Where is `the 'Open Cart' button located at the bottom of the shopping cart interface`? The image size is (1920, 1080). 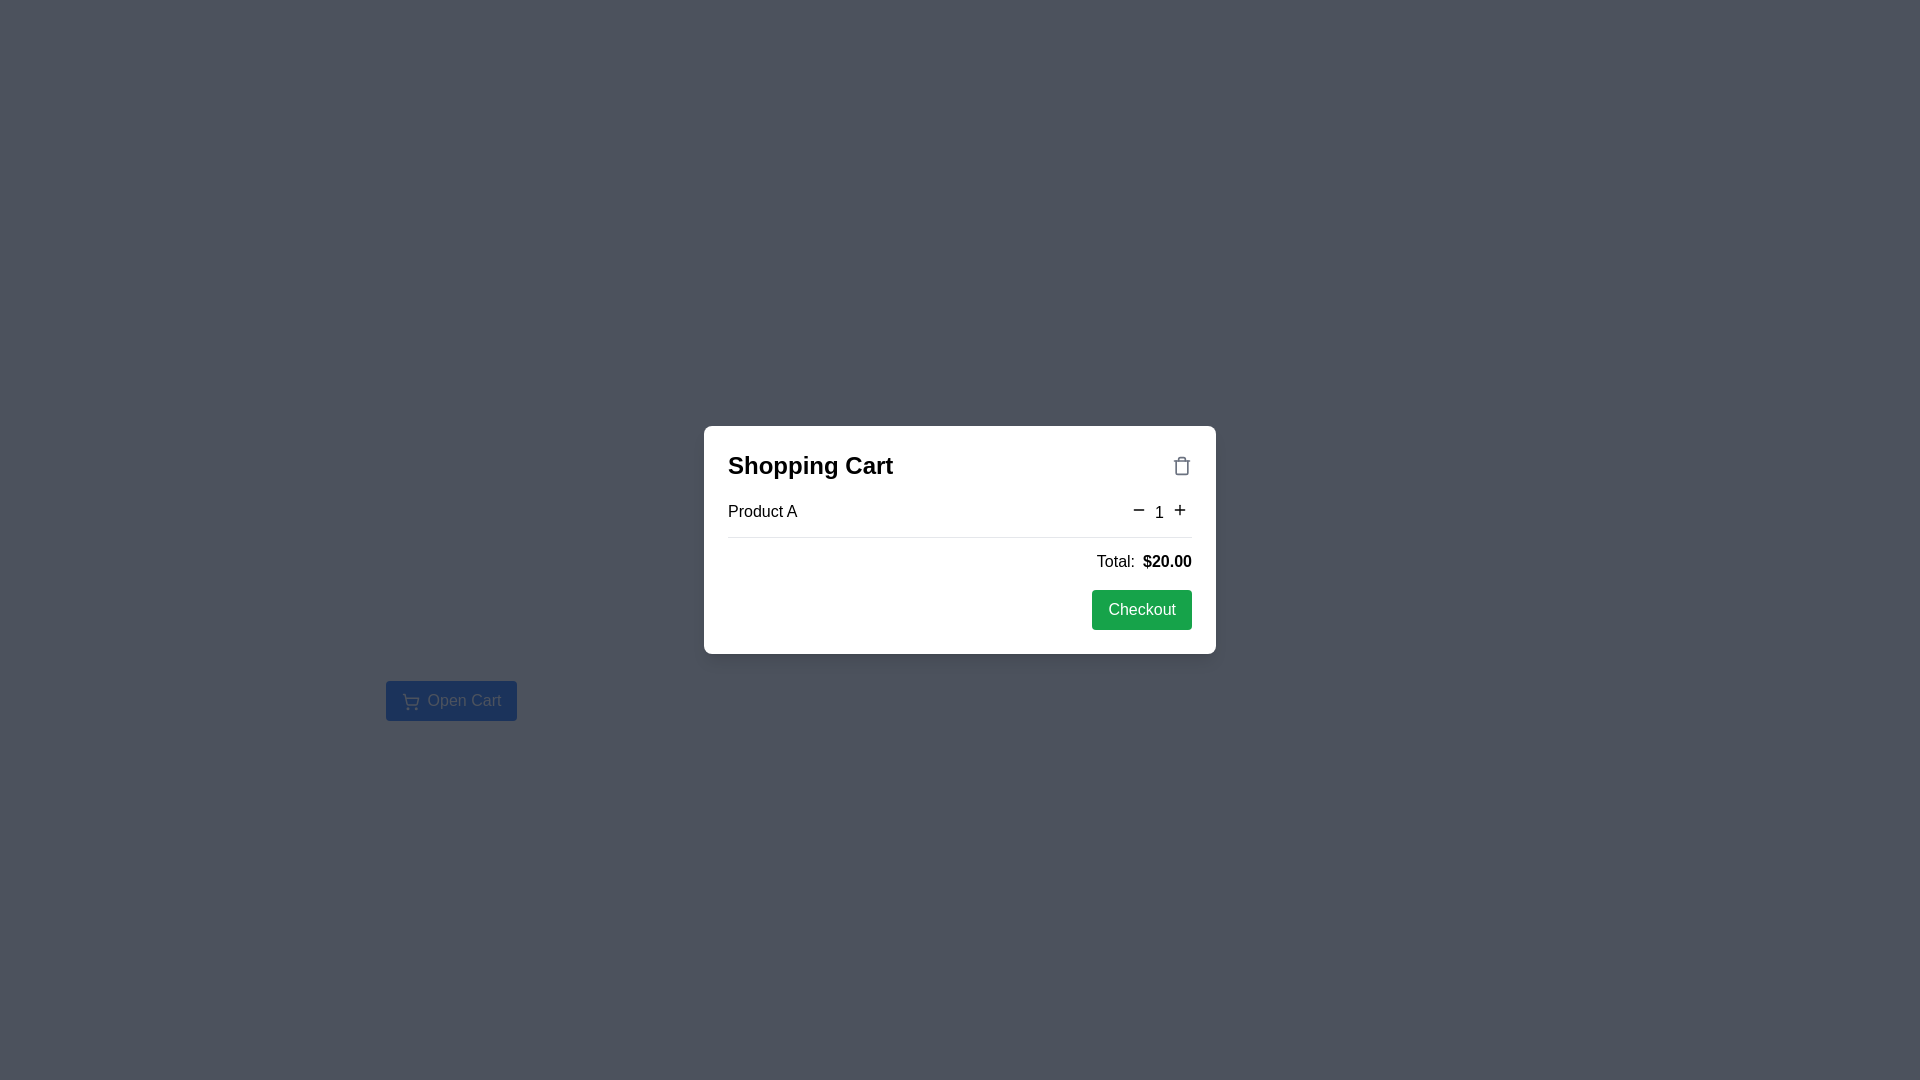
the 'Open Cart' button located at the bottom of the shopping cart interface is located at coordinates (450, 689).